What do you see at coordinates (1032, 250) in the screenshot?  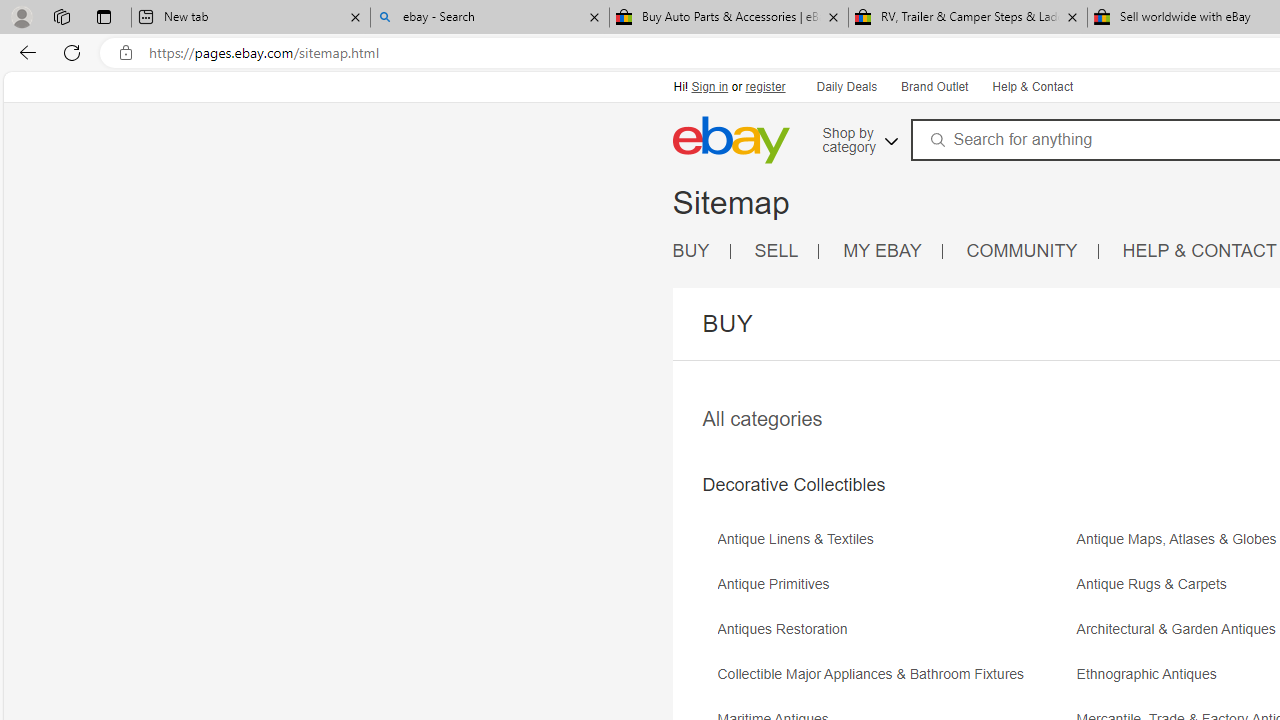 I see `'COMMUNITY'` at bounding box center [1032, 250].